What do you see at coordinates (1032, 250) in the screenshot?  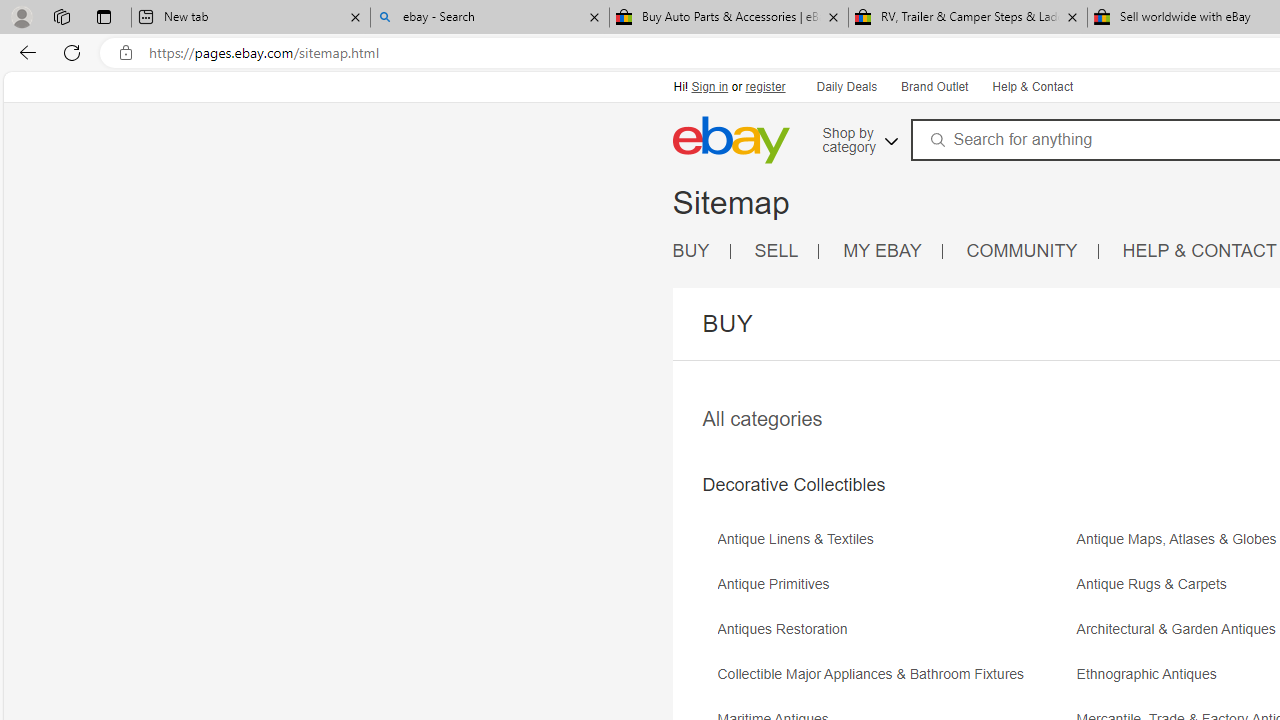 I see `'COMMUNITY'` at bounding box center [1032, 250].